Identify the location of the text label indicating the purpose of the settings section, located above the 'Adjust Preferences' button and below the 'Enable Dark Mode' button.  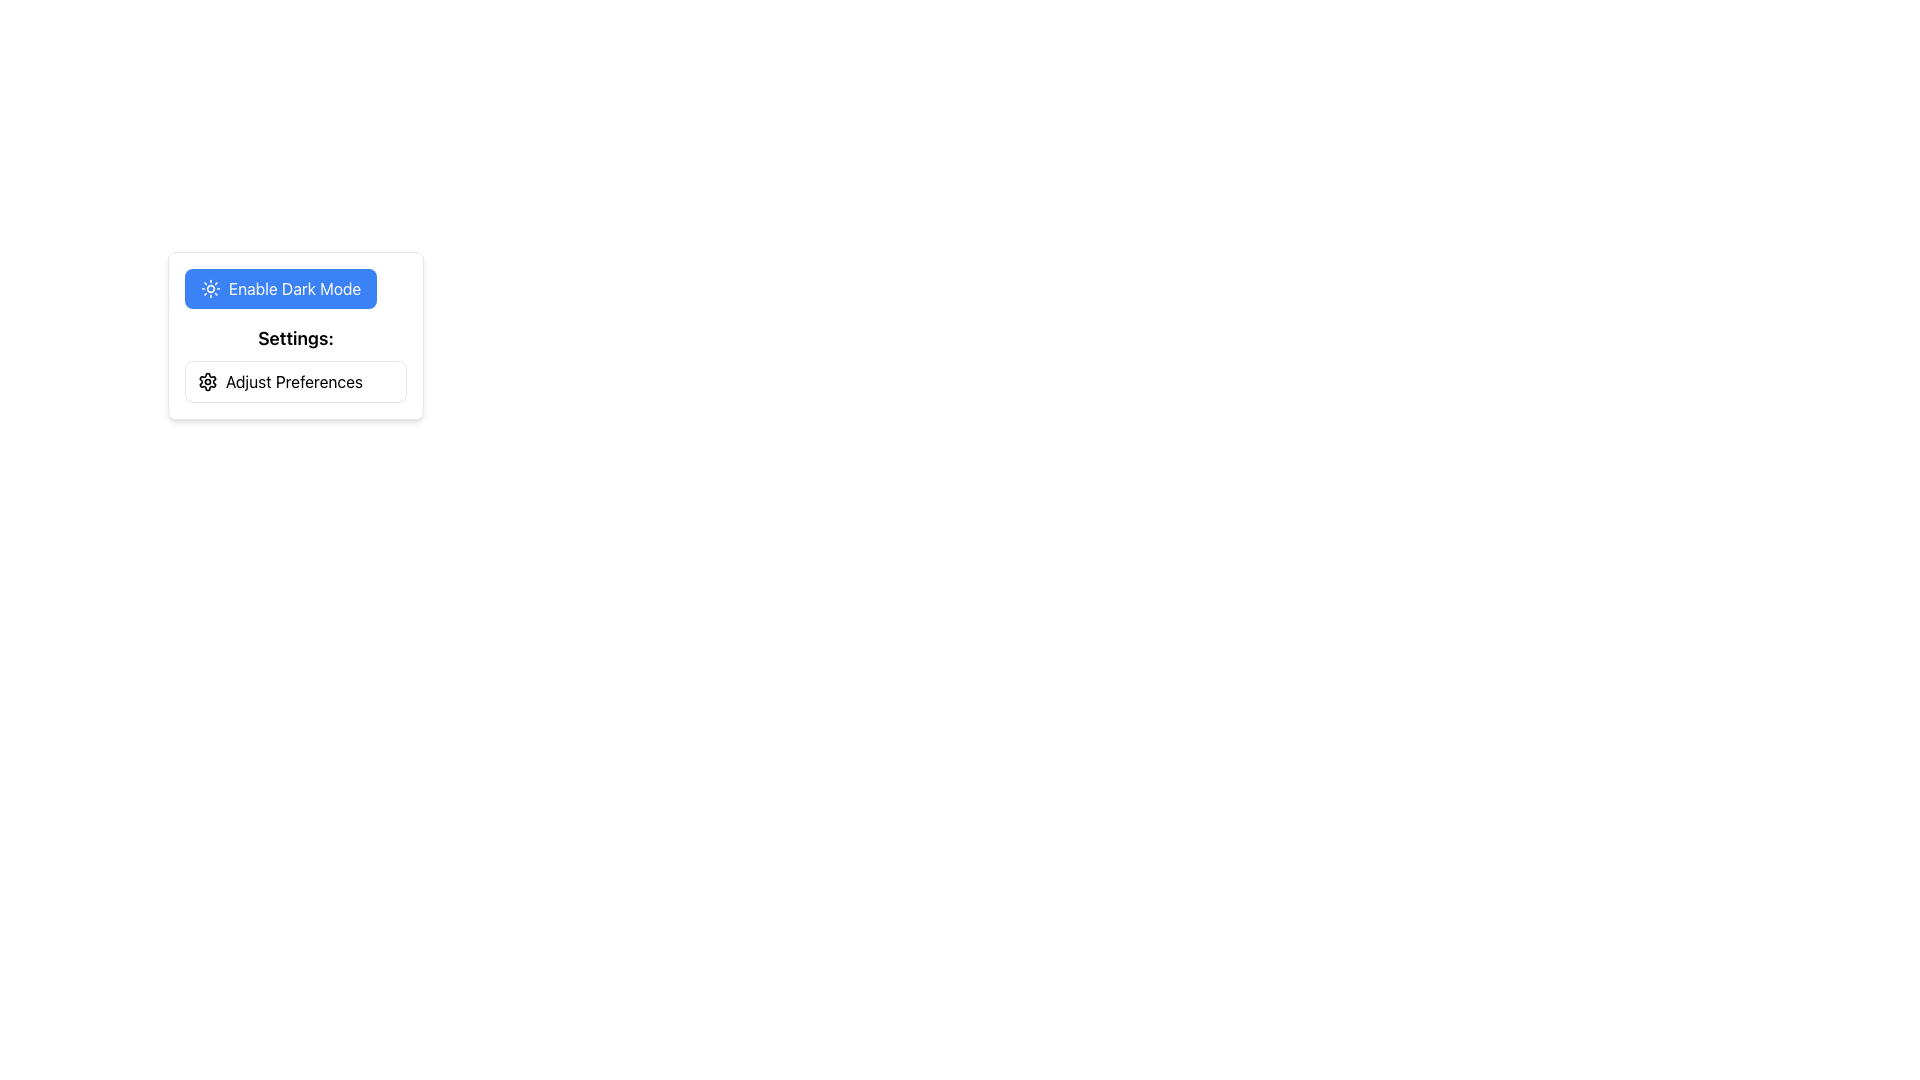
(295, 338).